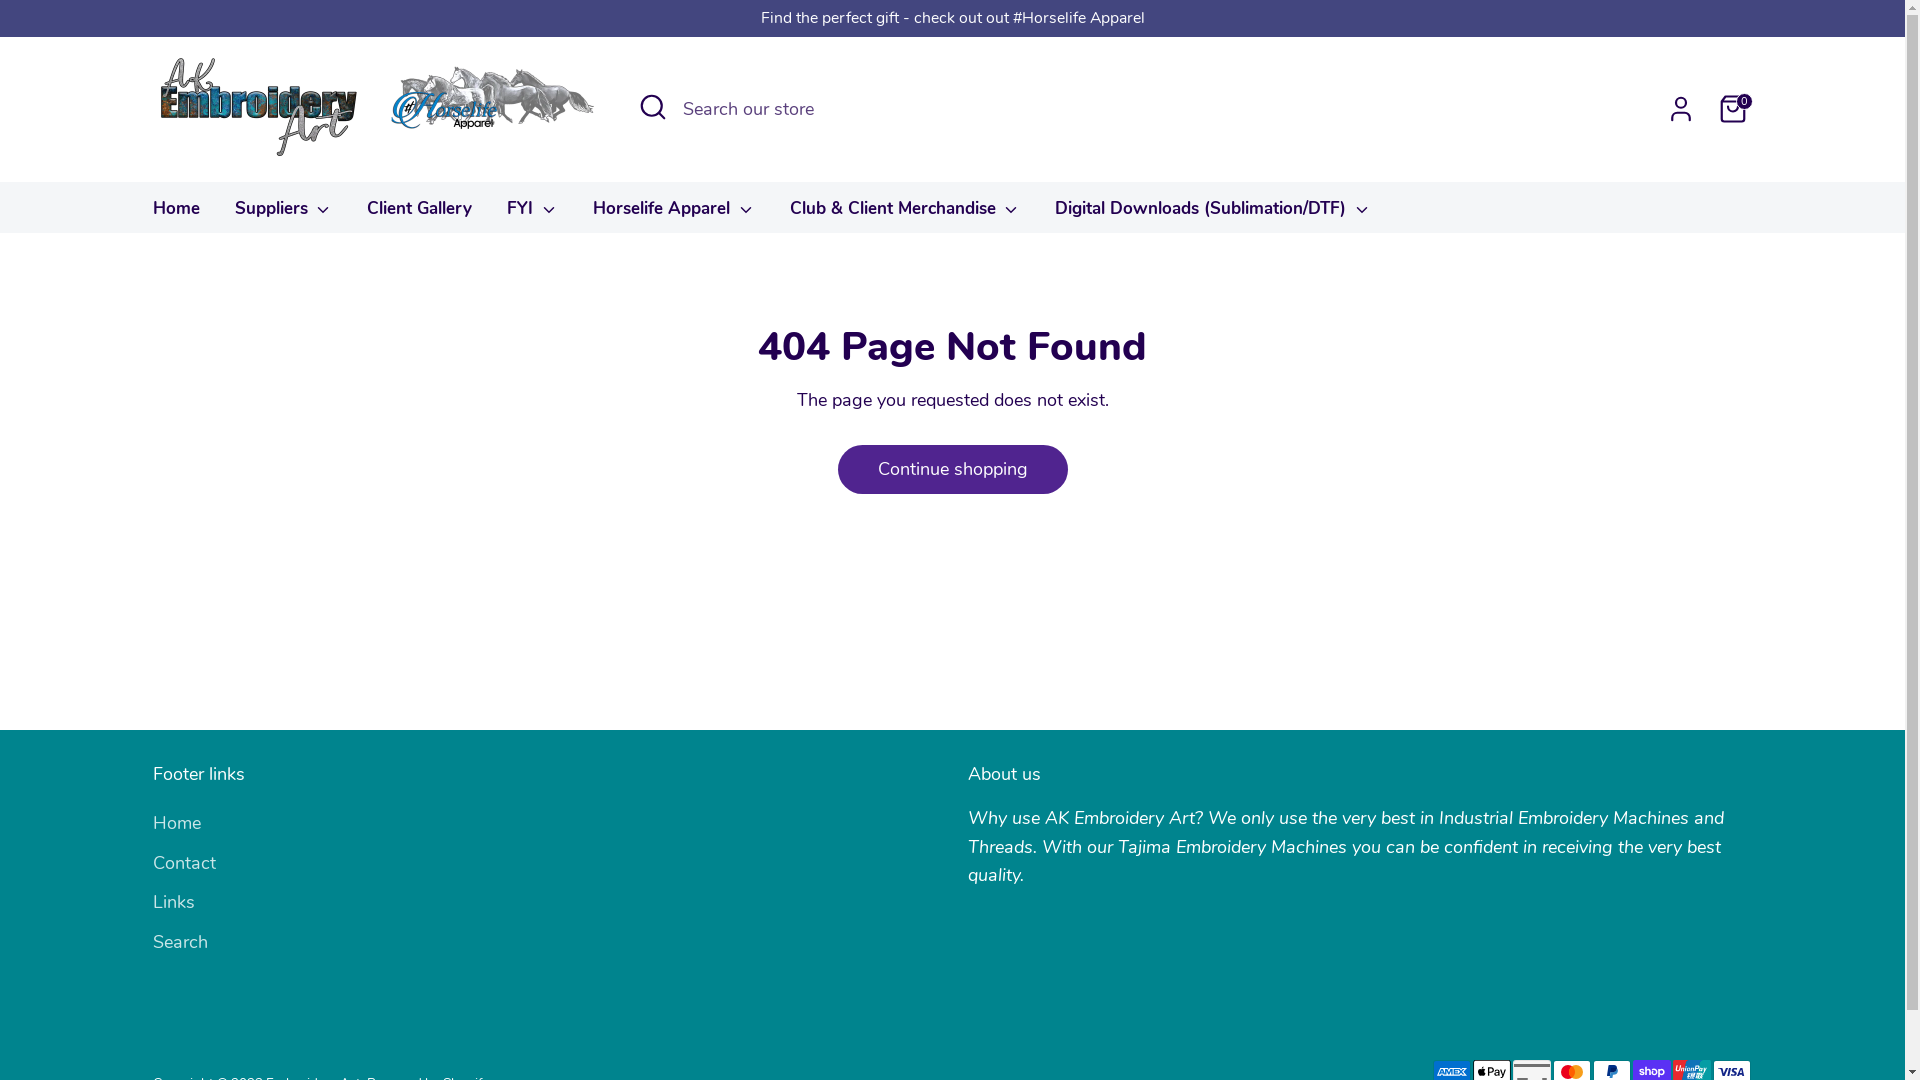  I want to click on 'Links', so click(151, 902).